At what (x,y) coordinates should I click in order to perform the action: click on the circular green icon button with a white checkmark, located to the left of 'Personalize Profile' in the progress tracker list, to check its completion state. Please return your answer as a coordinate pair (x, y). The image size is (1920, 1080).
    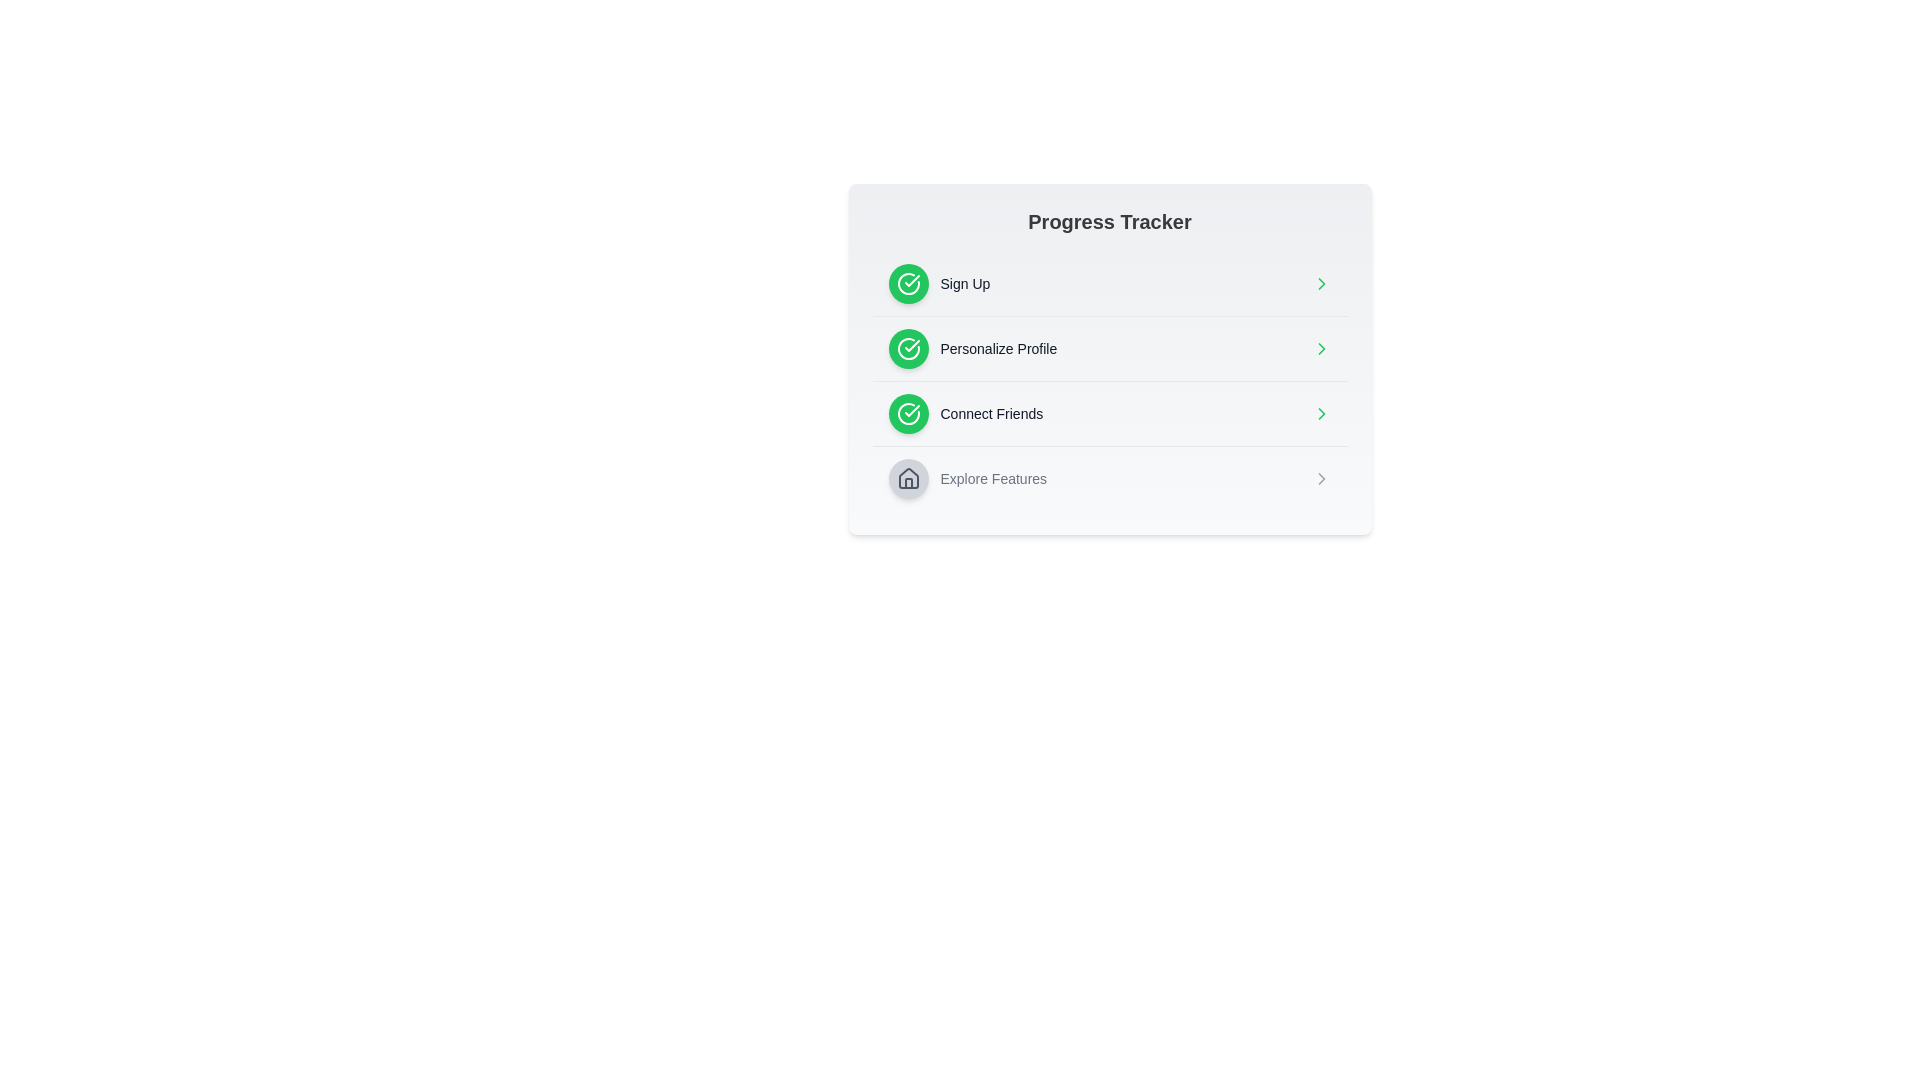
    Looking at the image, I should click on (907, 347).